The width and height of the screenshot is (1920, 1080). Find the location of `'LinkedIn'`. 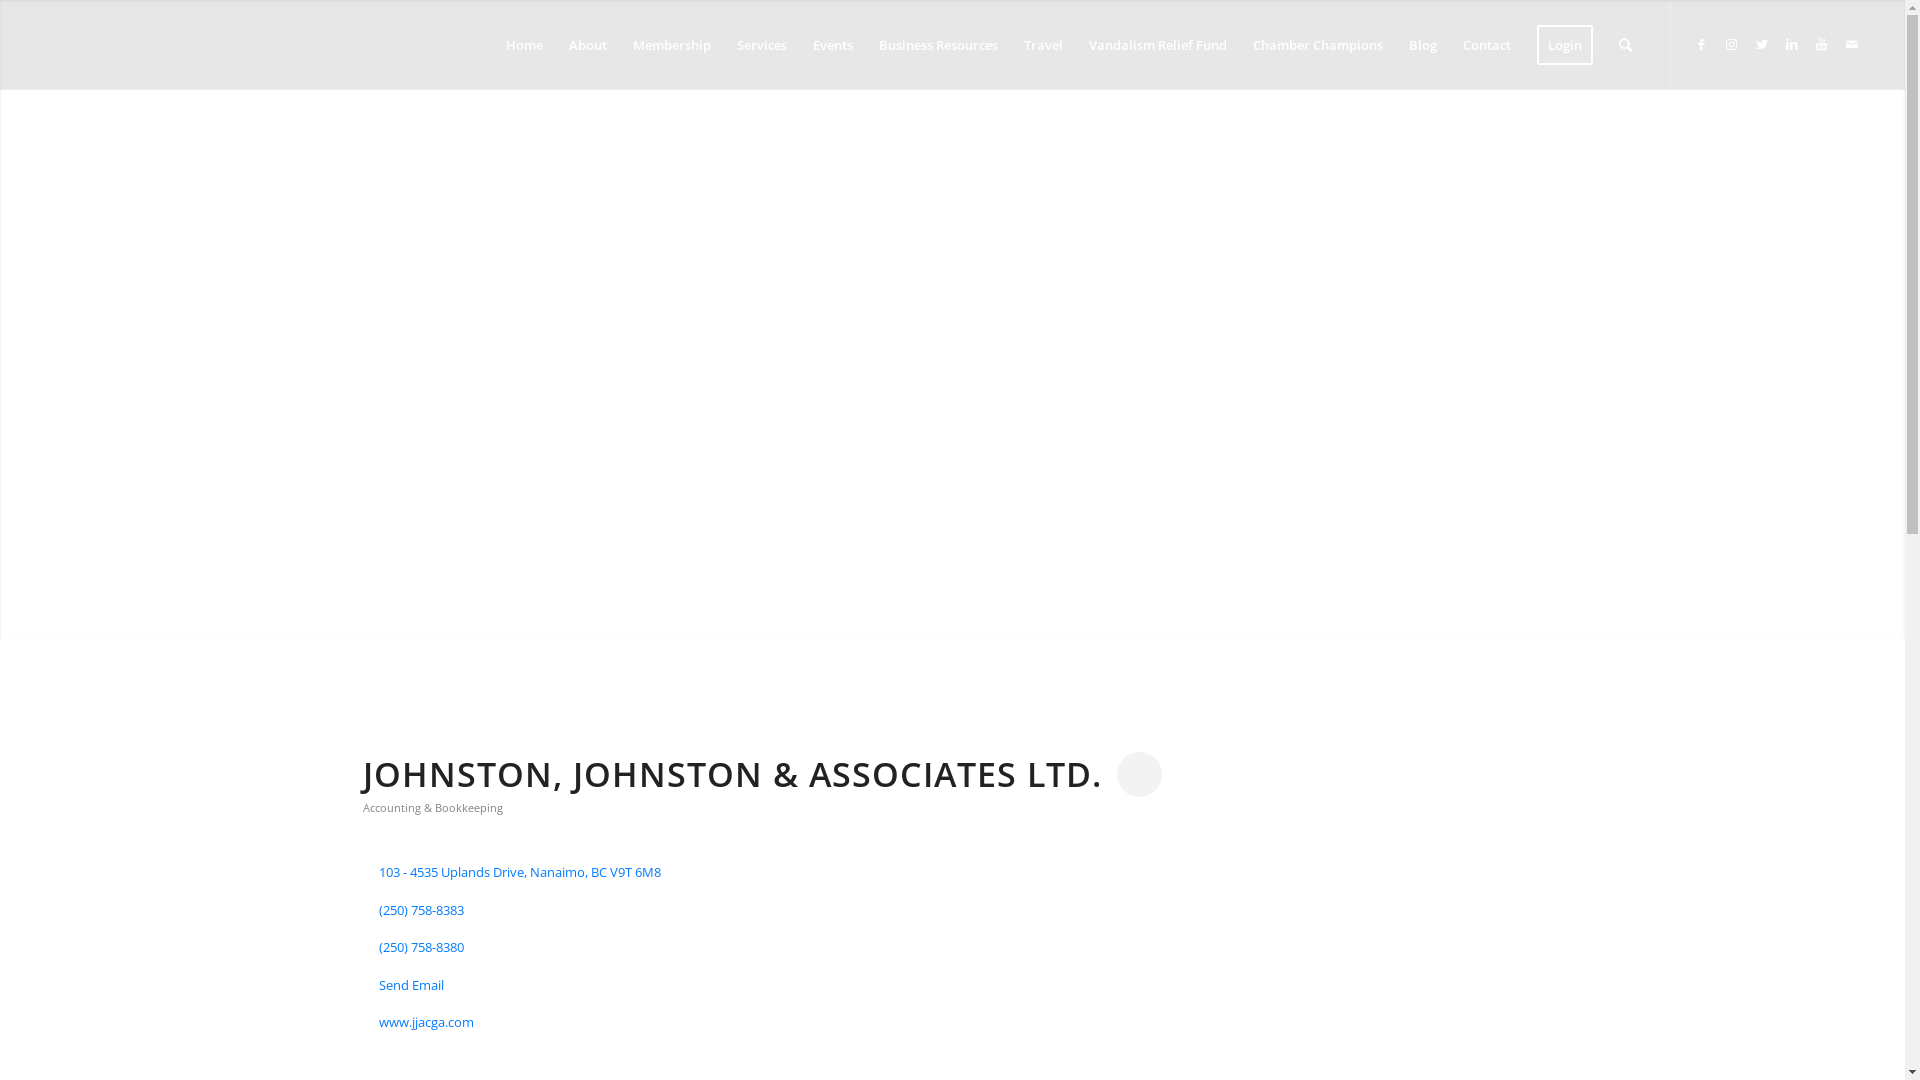

'LinkedIn' is located at coordinates (1791, 43).